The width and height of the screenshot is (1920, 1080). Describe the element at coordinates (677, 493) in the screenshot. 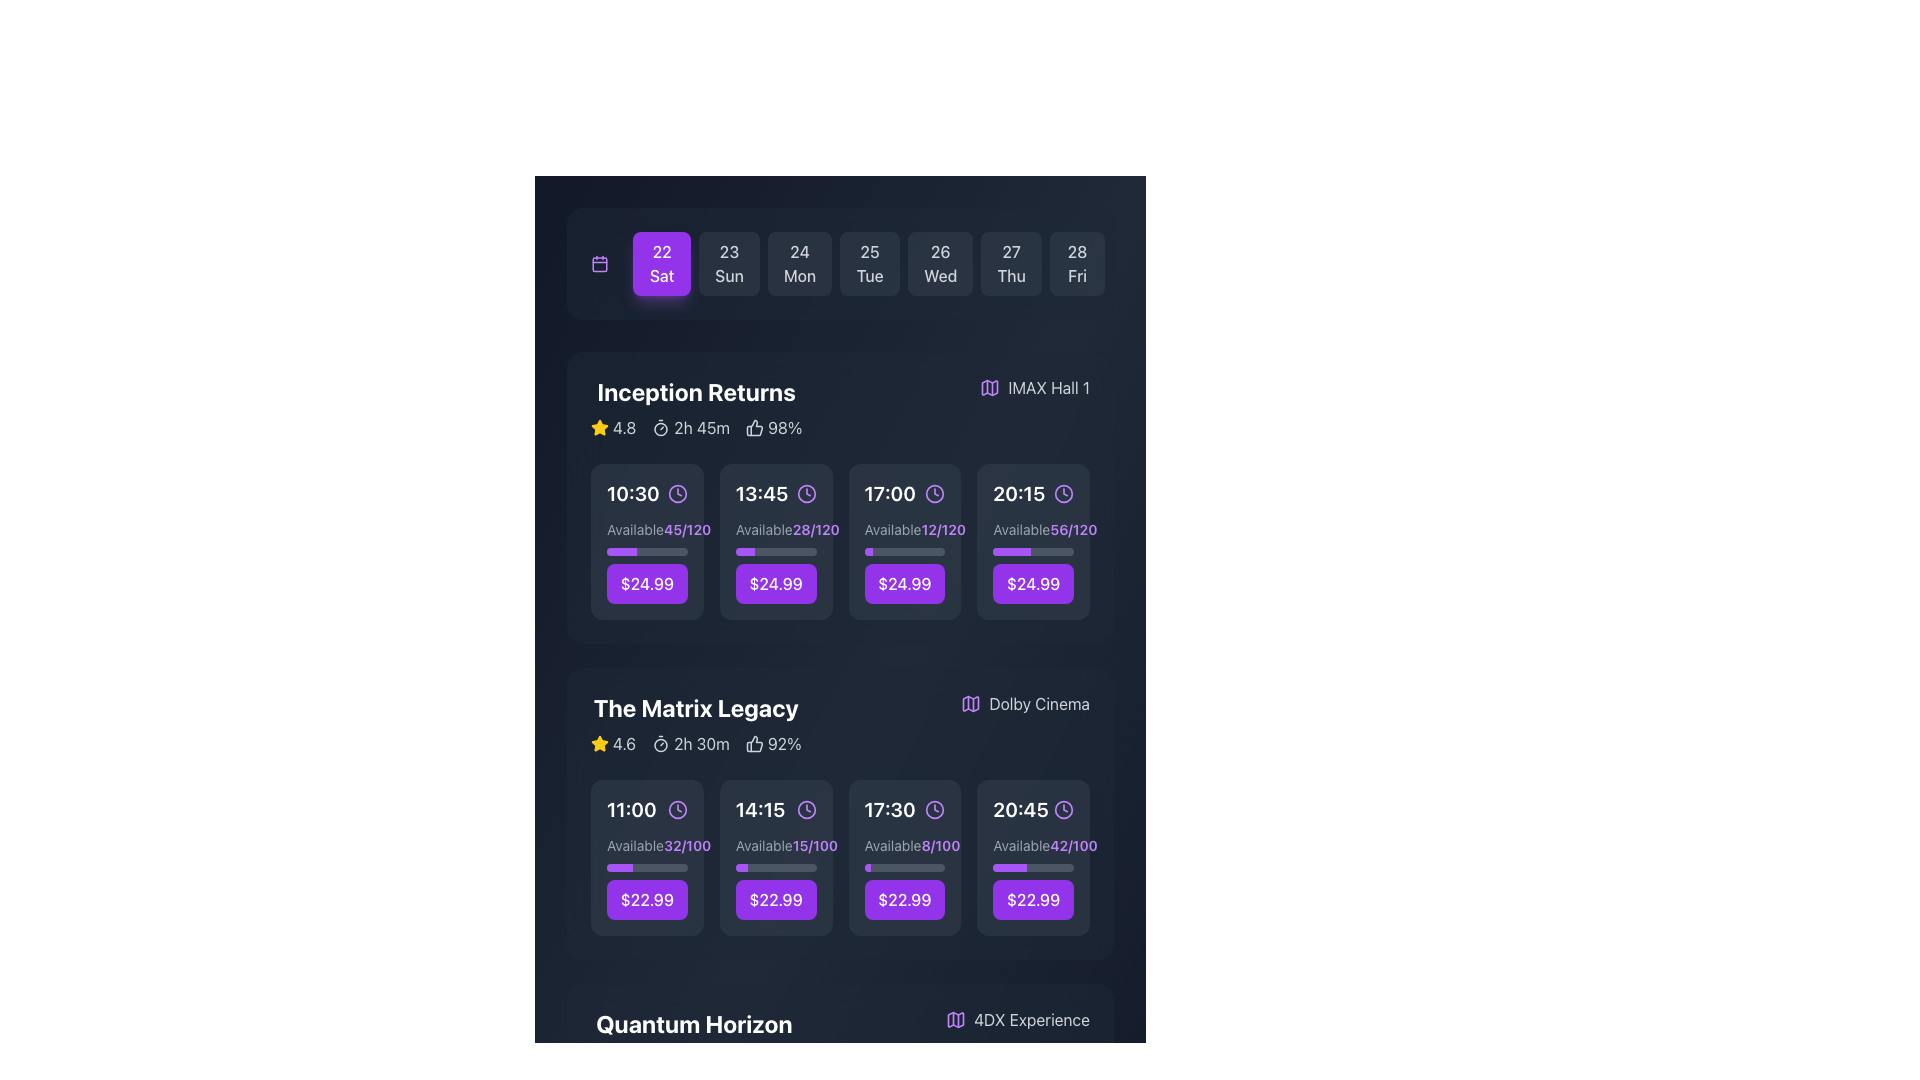

I see `the circular graphical element that represents the base of the clock icon located near the time indicator '10:30' for the movie 'Inception Returns'` at that location.